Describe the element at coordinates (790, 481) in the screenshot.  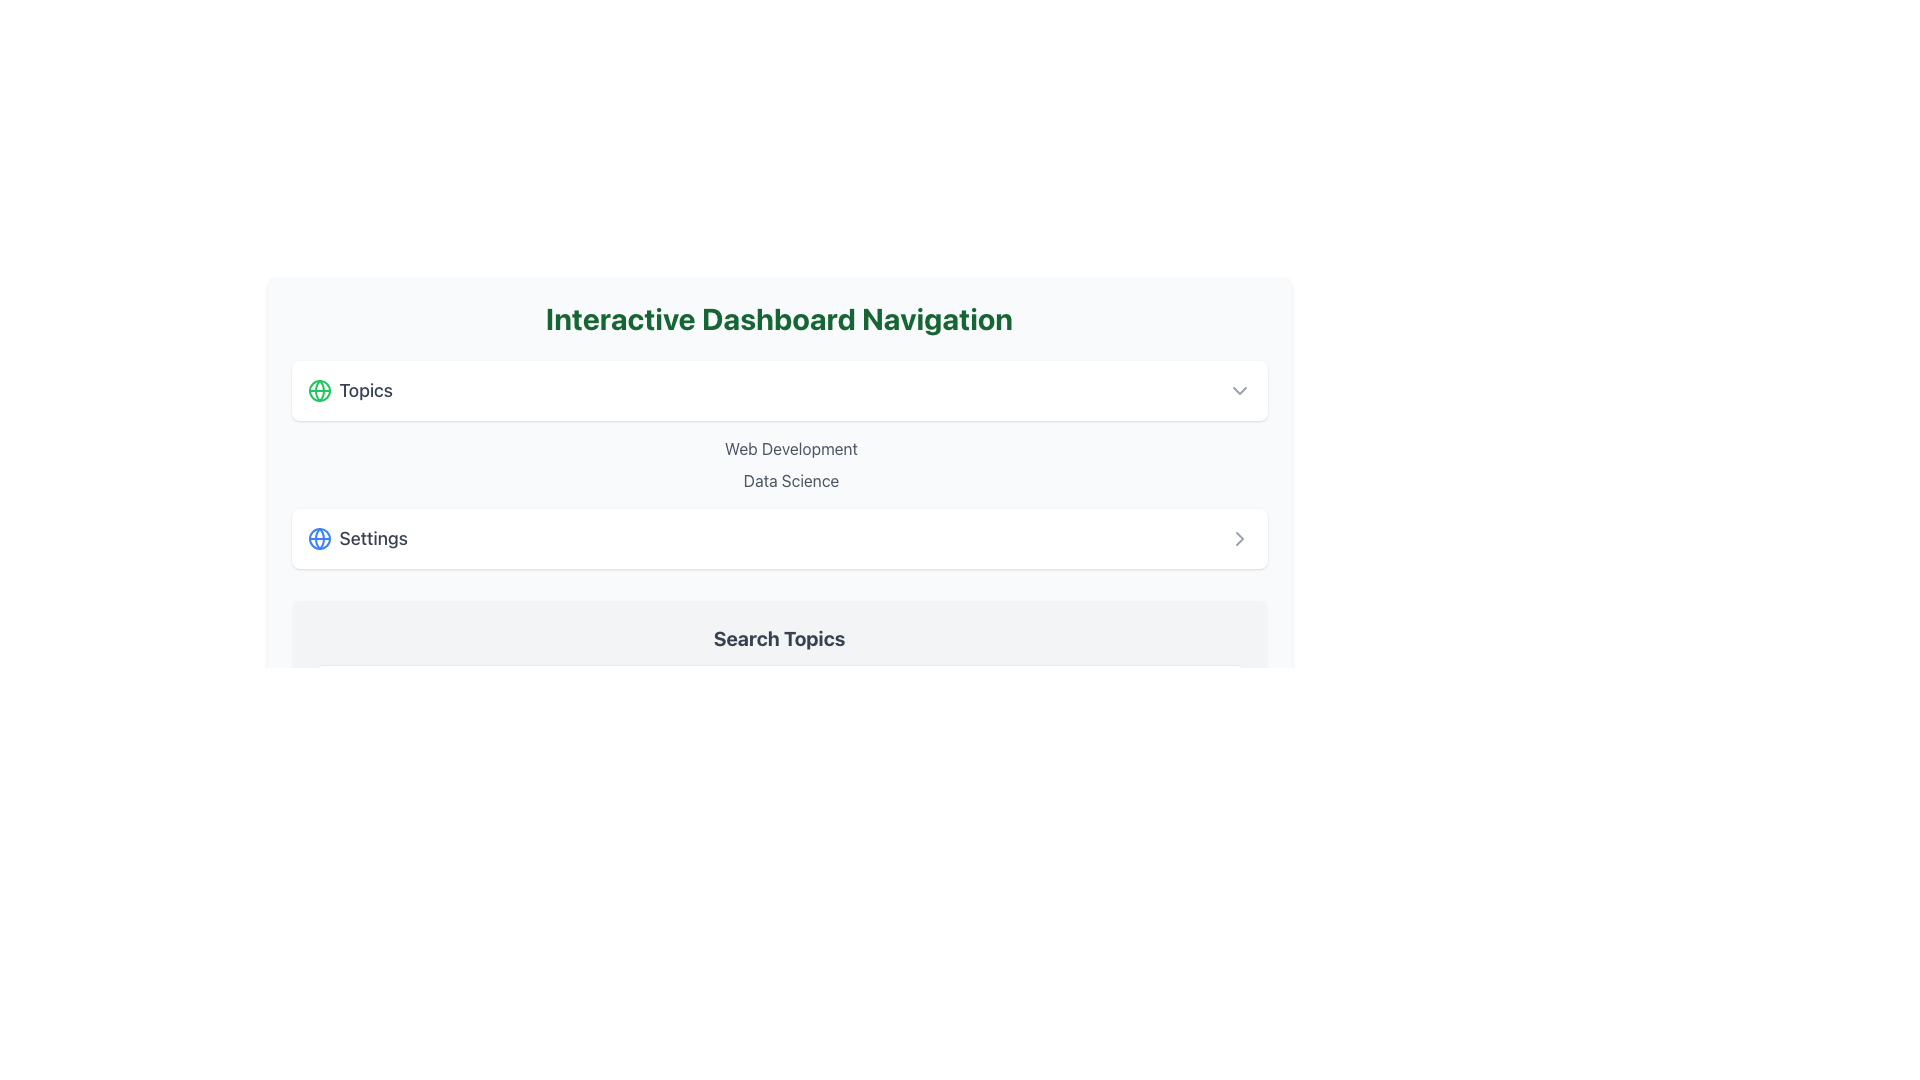
I see `the hyperlink located in the middle of the interface under the text 'Web Development'` at that location.